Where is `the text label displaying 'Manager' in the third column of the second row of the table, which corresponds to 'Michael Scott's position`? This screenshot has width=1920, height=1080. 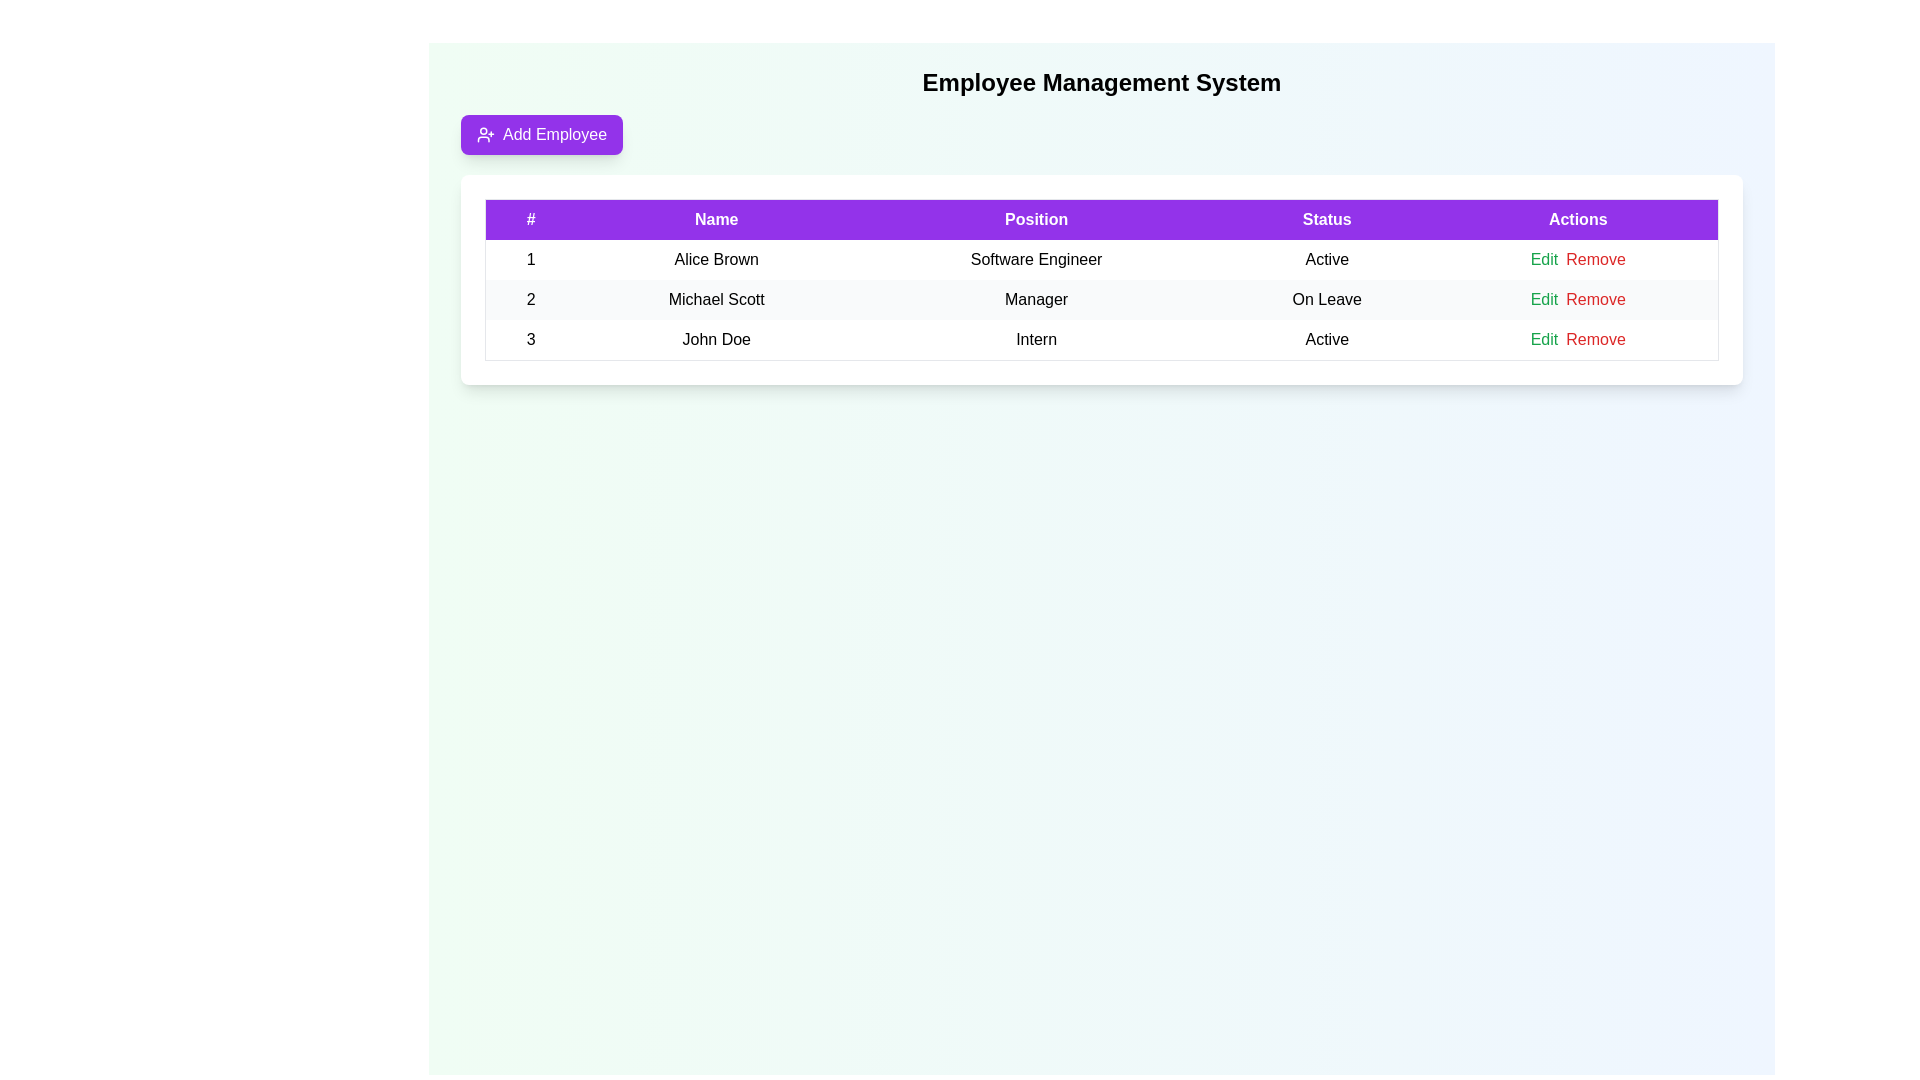
the text label displaying 'Manager' in the third column of the second row of the table, which corresponds to 'Michael Scott's position is located at coordinates (1036, 300).